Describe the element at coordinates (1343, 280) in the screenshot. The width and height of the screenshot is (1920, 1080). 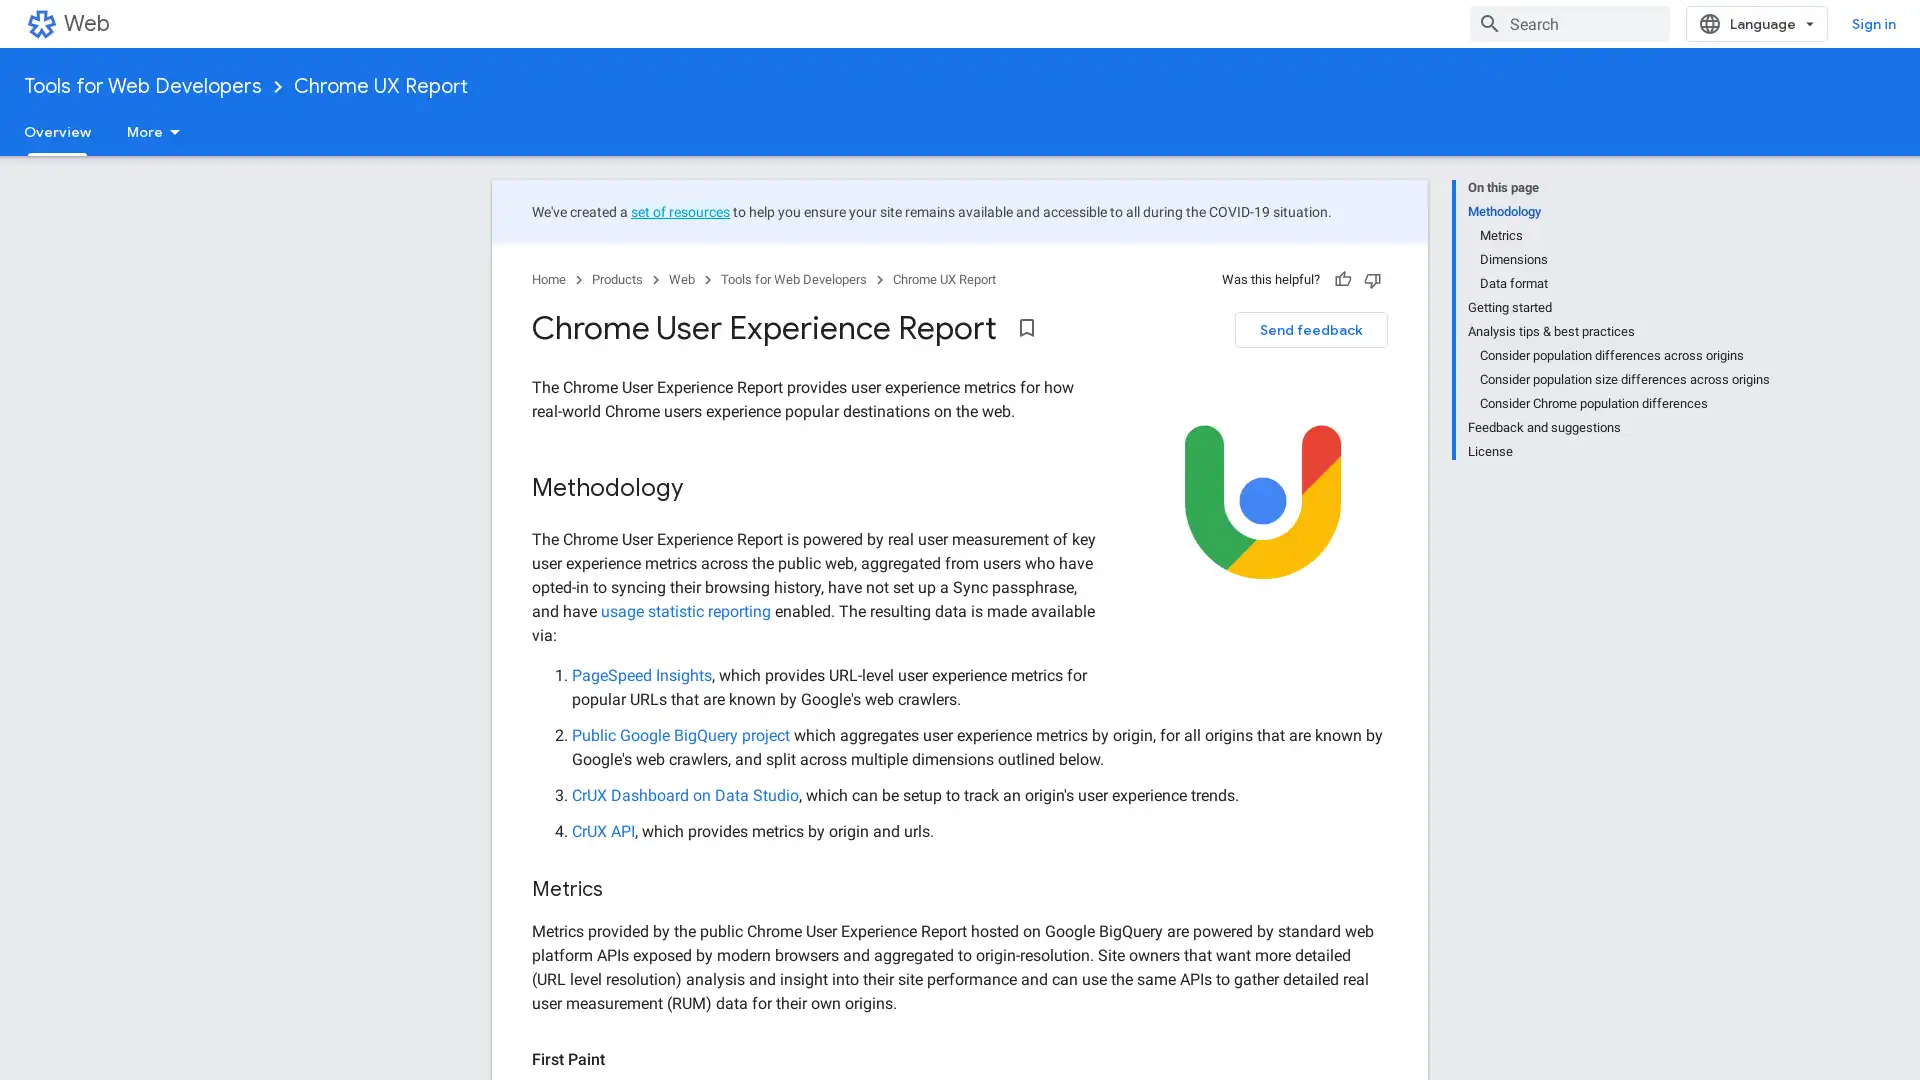
I see `Helpful` at that location.